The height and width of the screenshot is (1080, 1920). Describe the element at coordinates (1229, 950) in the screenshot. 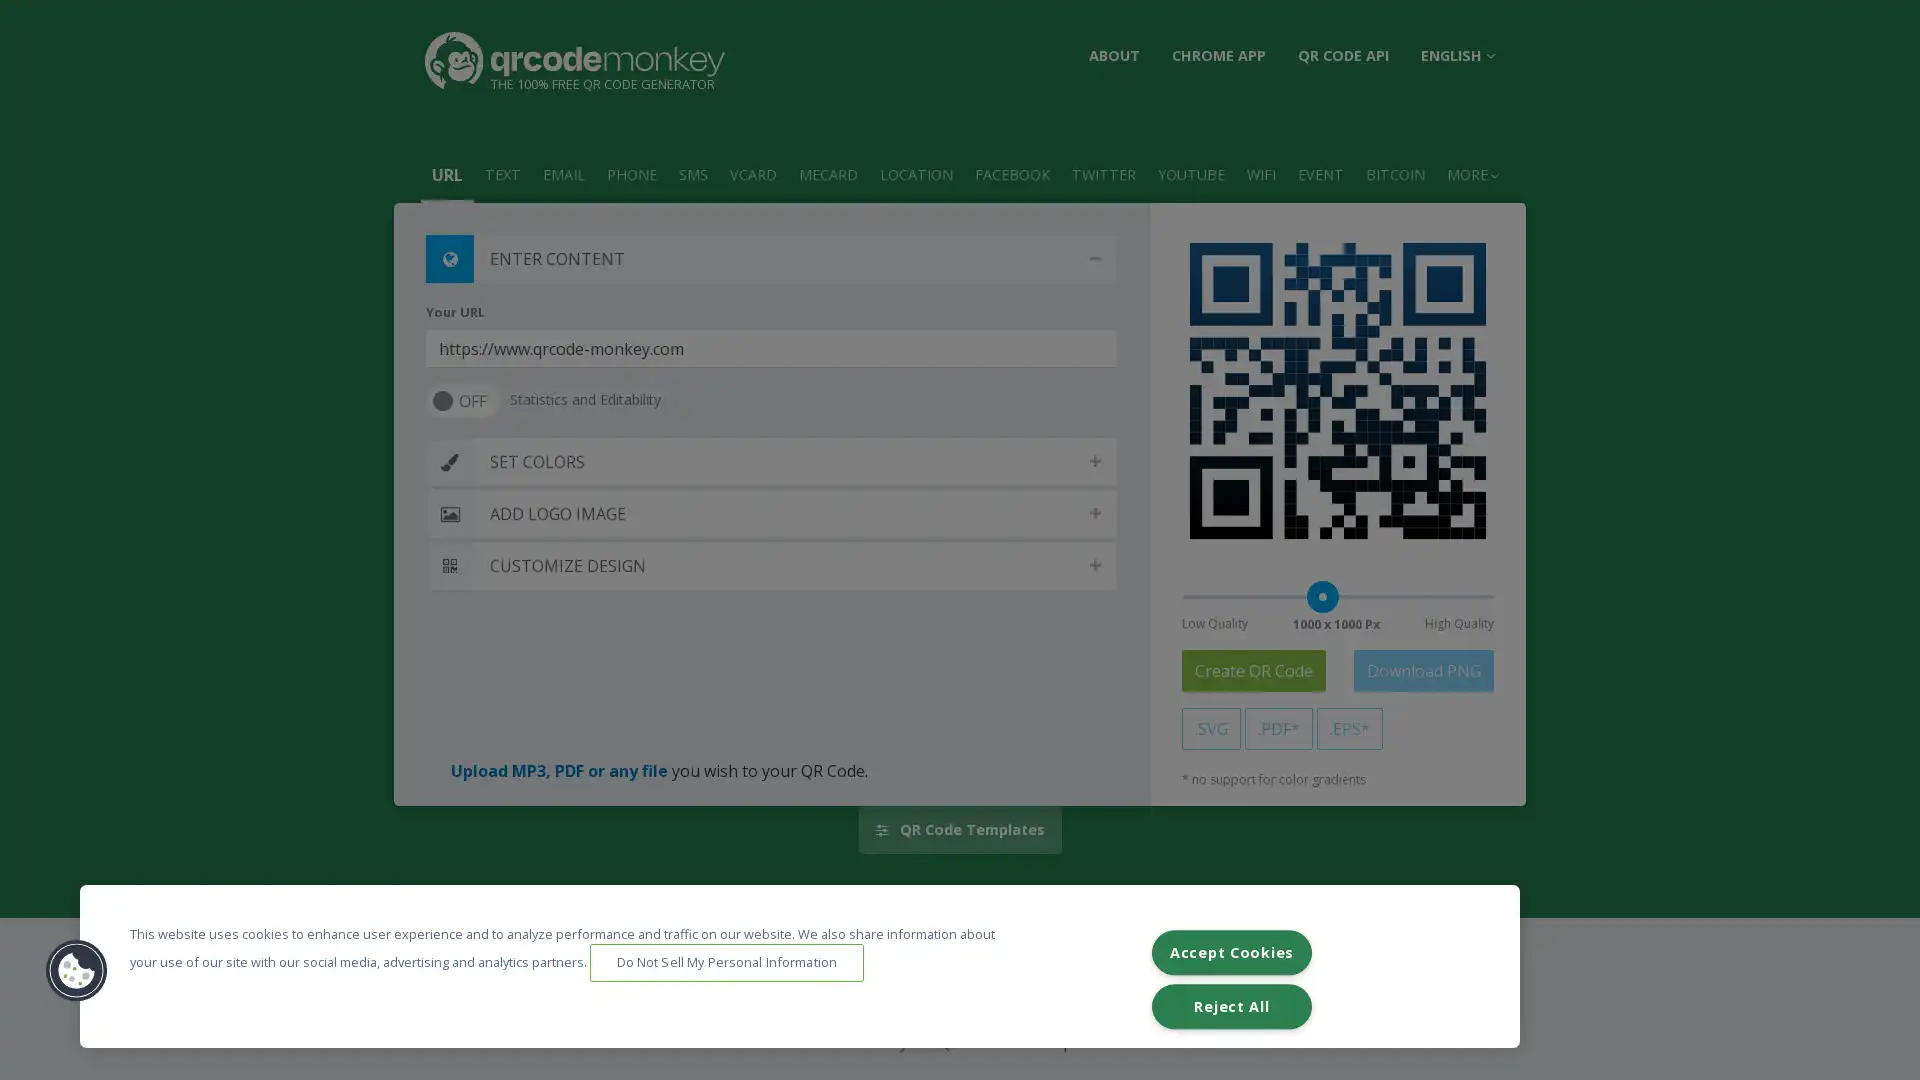

I see `Accept Cookies` at that location.